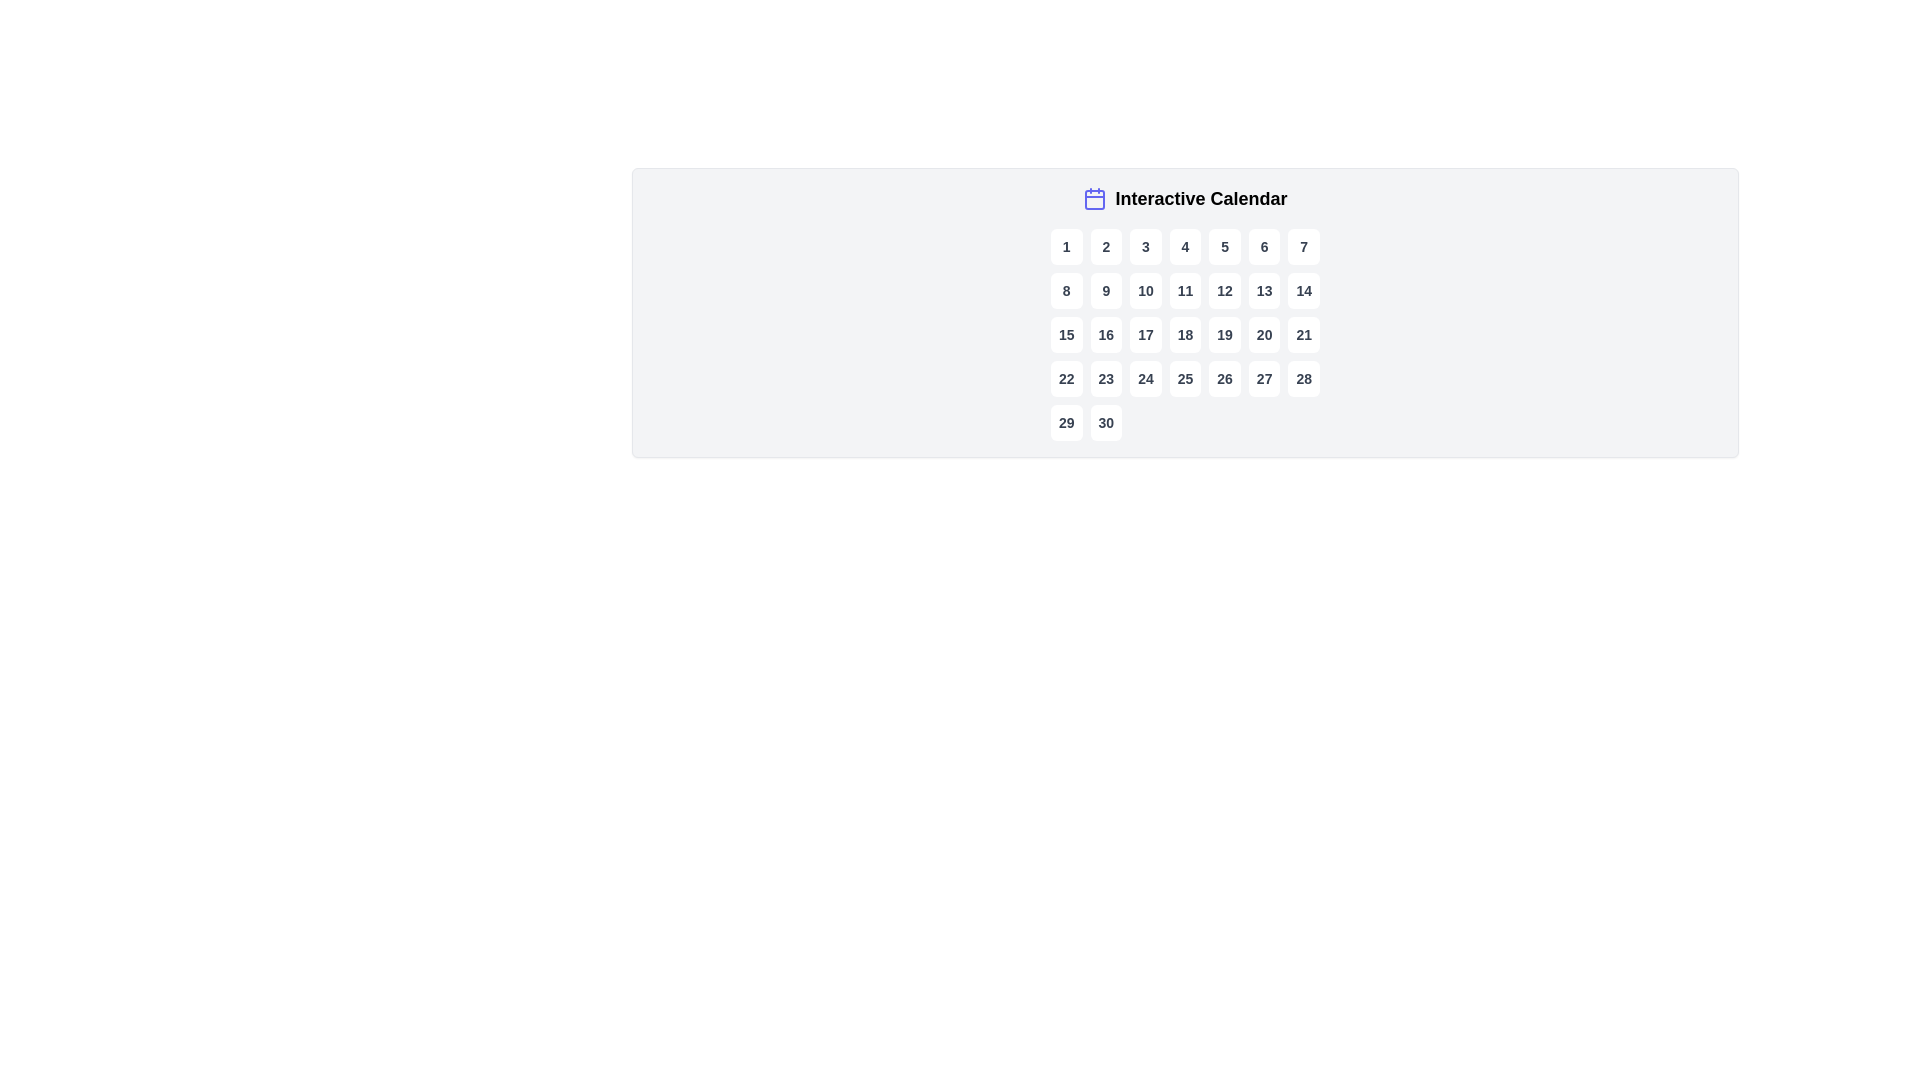  What do you see at coordinates (1065, 378) in the screenshot?
I see `the rounded square button with a white background and the number '22' in bold black text, located in the fourth row and first column of the calendar grid` at bounding box center [1065, 378].